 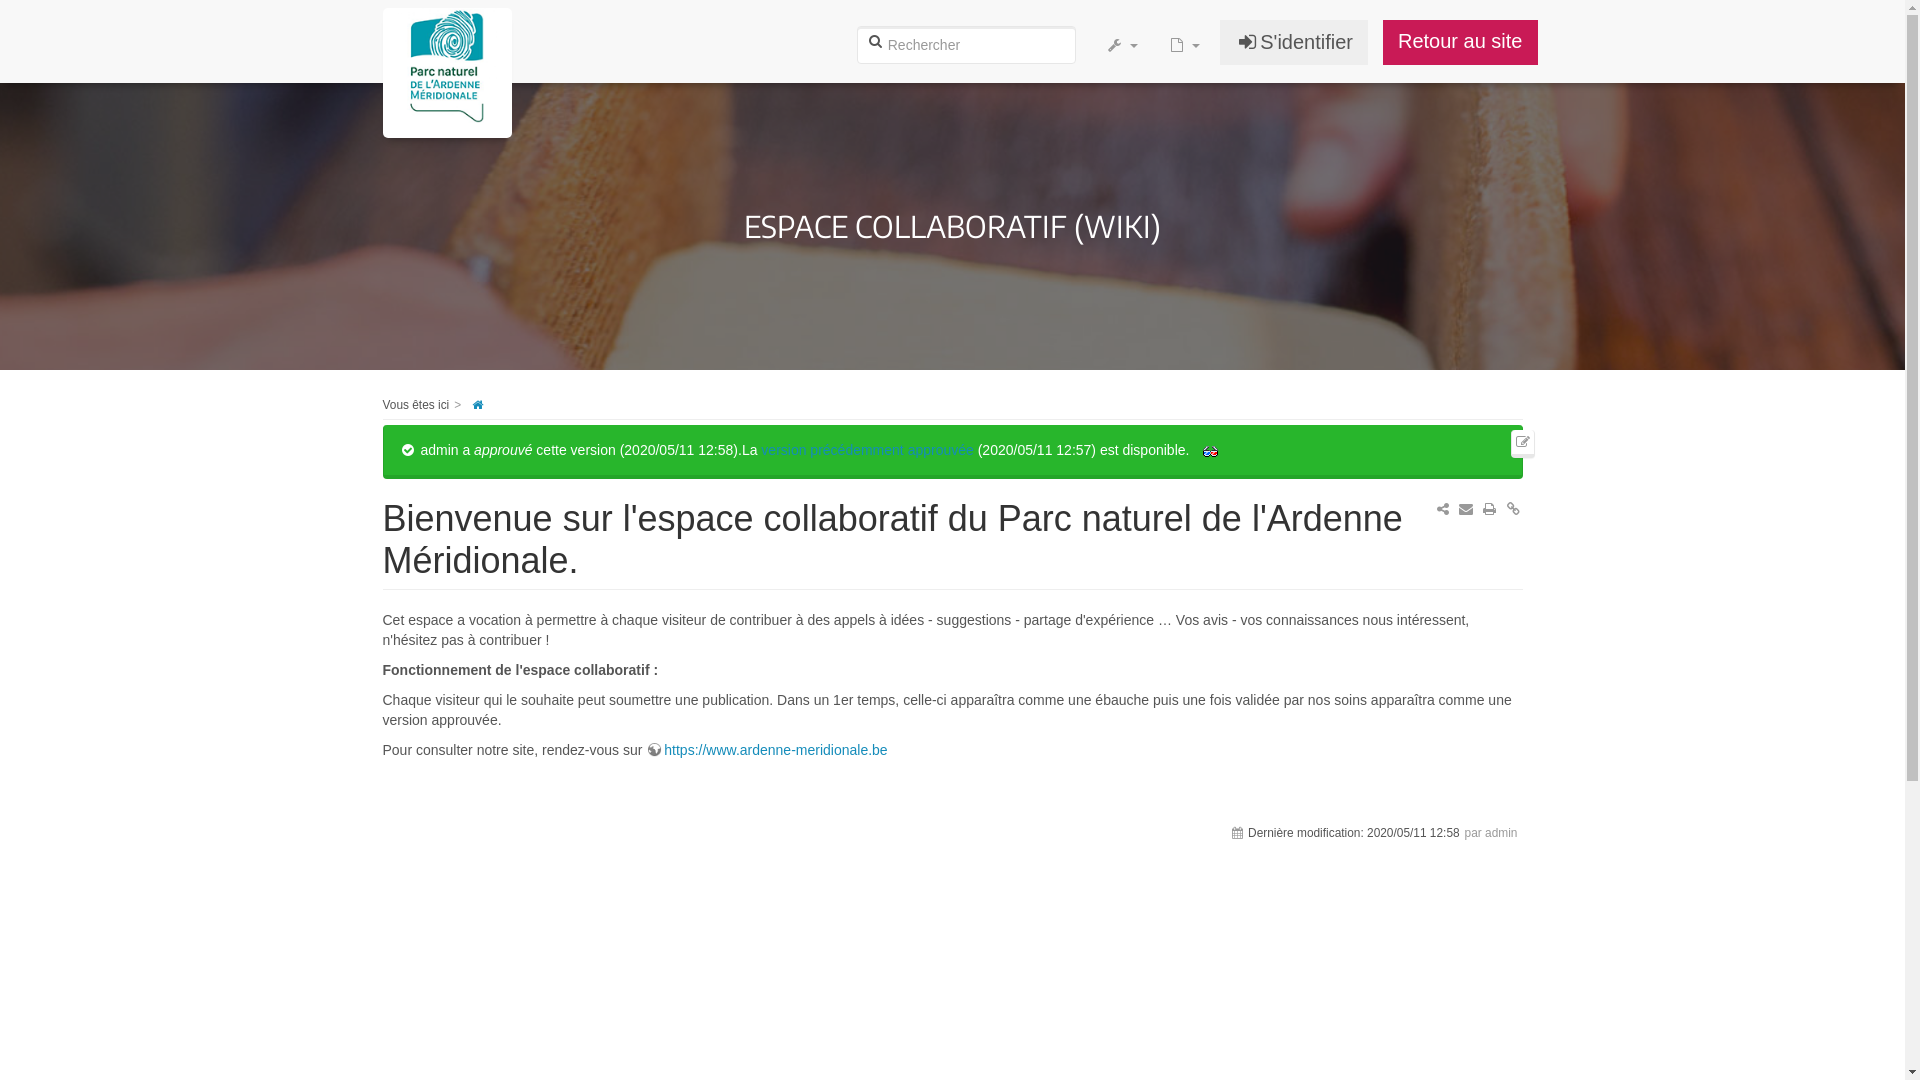 What do you see at coordinates (765, 749) in the screenshot?
I see `'https://www.ardenne-meridionale.be'` at bounding box center [765, 749].